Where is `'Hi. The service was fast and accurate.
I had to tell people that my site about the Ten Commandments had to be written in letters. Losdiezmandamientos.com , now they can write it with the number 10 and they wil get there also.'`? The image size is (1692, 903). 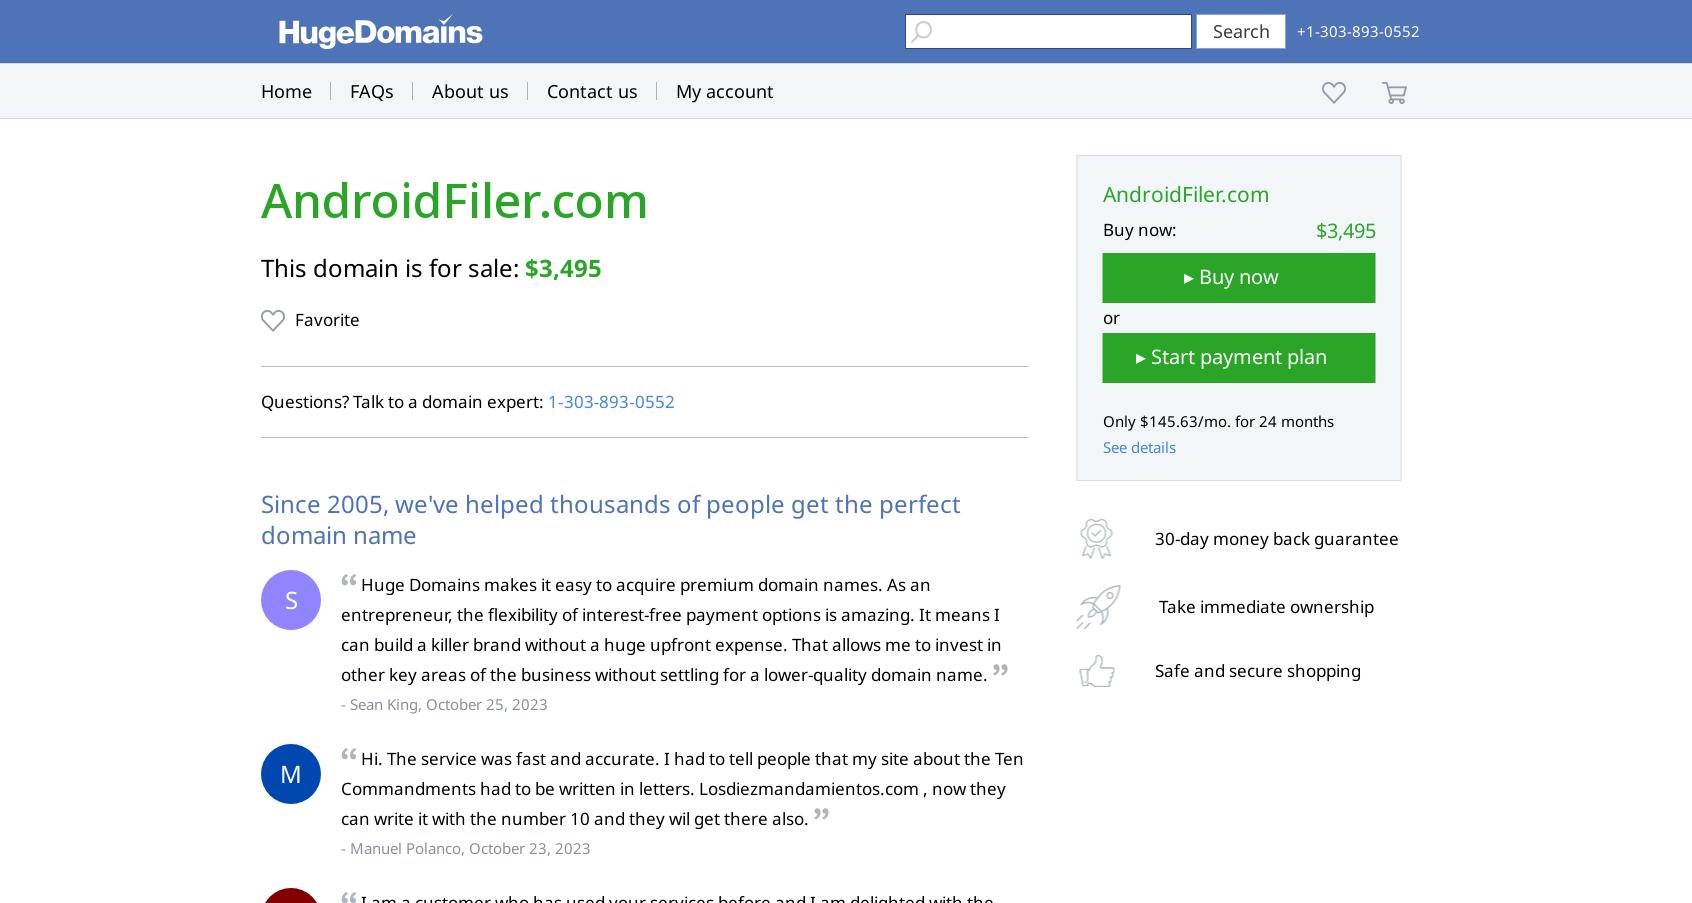 'Hi. The service was fast and accurate.
I had to tell people that my site about the Ten Commandments had to be written in letters. Losdiezmandamientos.com , now they can write it with the number 10 and they wil get there also.' is located at coordinates (682, 786).